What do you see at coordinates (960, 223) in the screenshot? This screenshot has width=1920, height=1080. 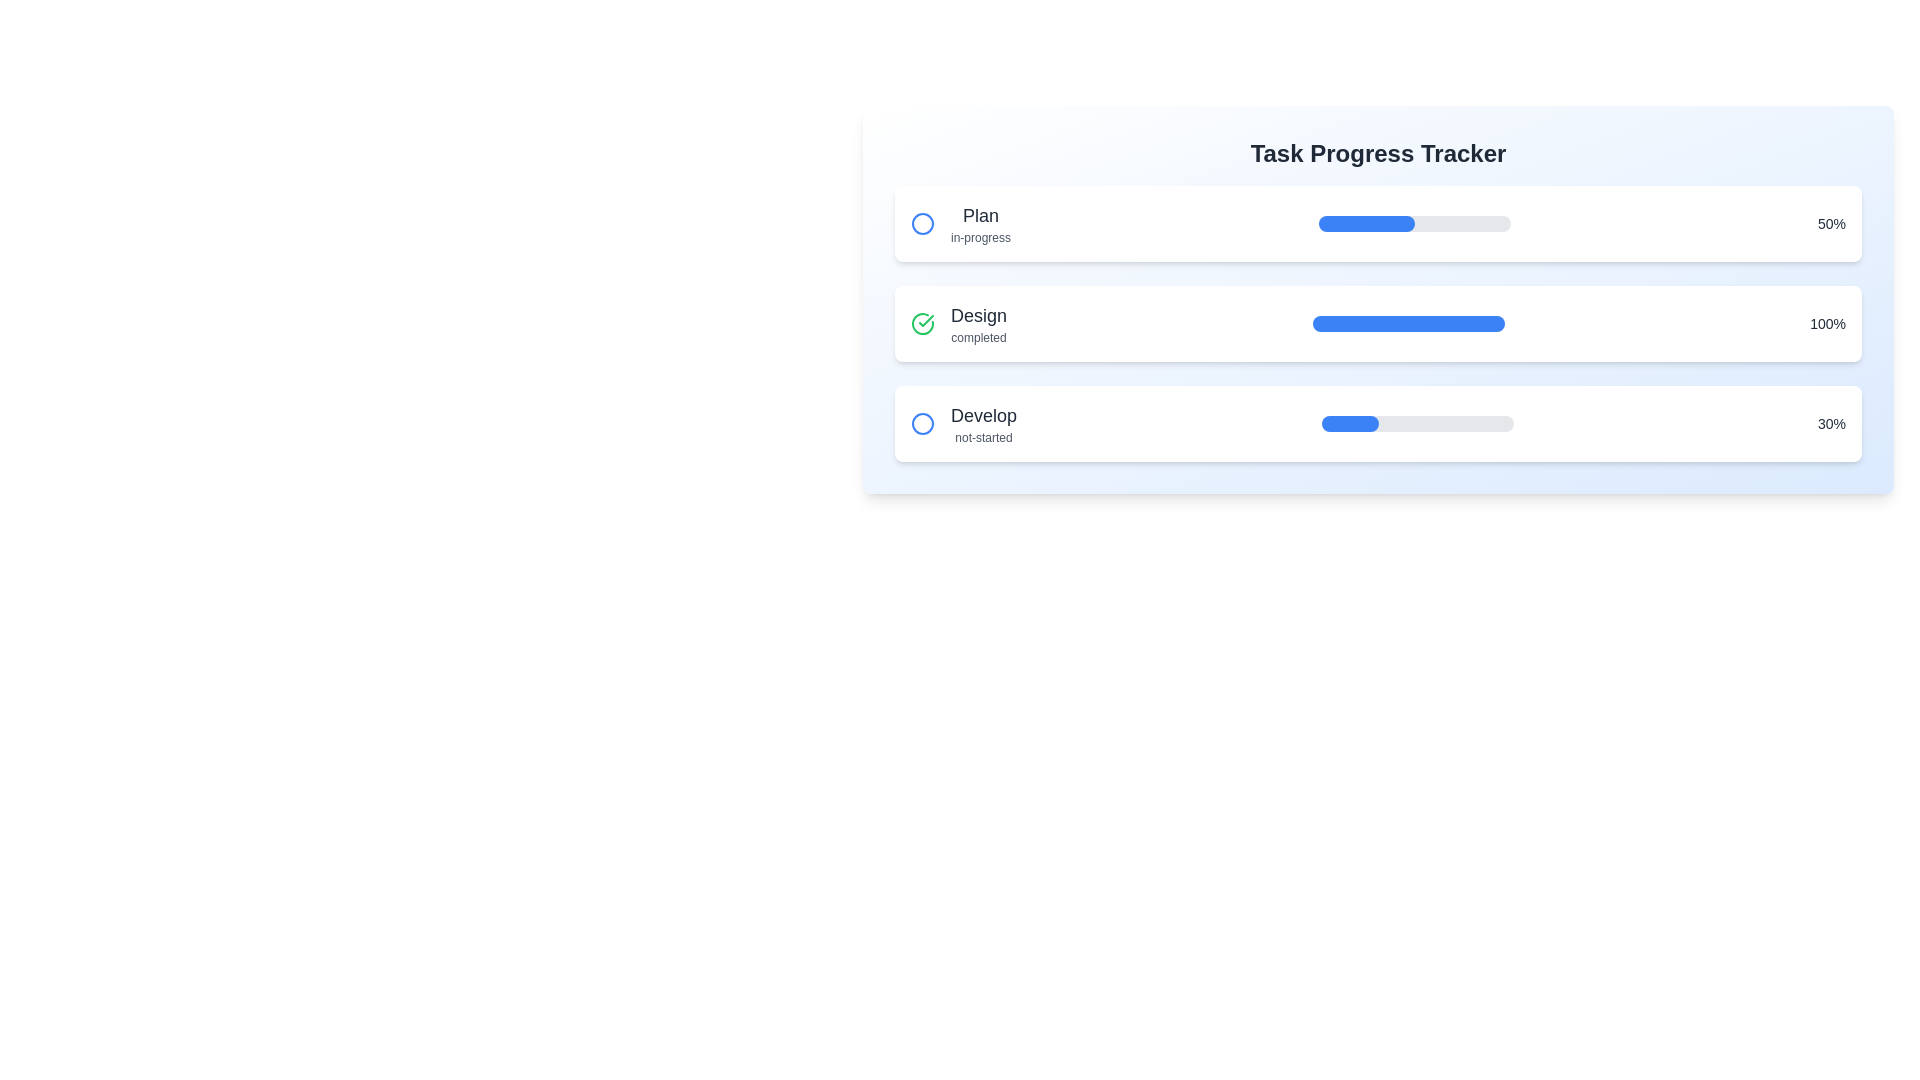 I see `the text of the task or plan in progress represented by the Label with an icon, located in the first row of the task tracker interface` at bounding box center [960, 223].